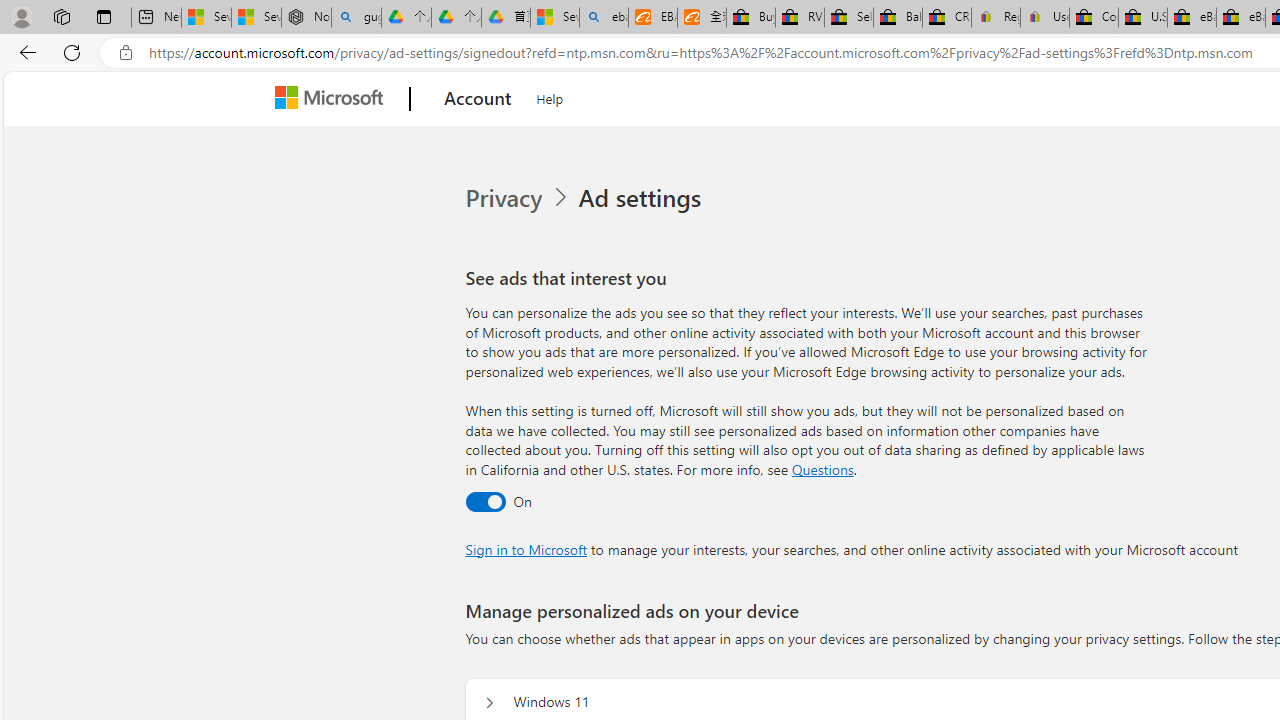 The image size is (1280, 720). I want to click on 'Ad settings toggle', so click(485, 500).